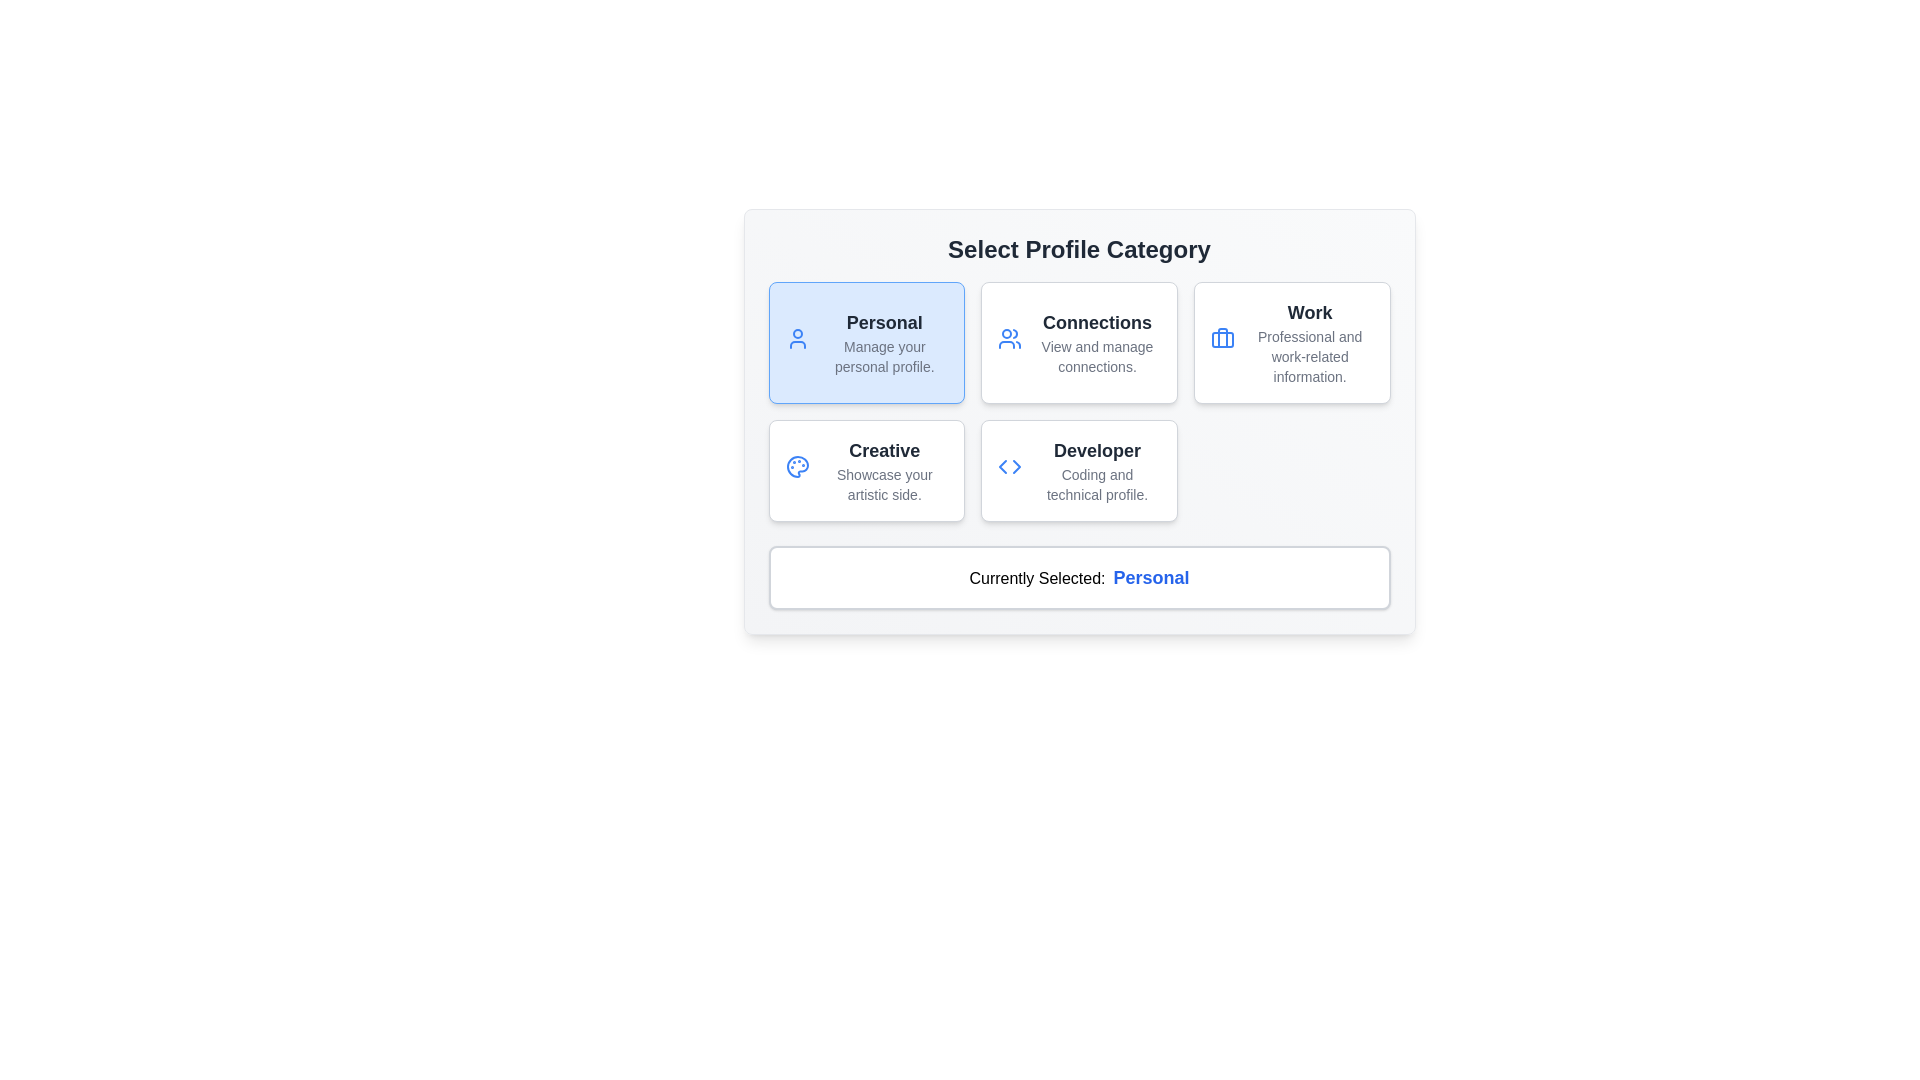 The width and height of the screenshot is (1920, 1080). Describe the element at coordinates (1310, 342) in the screenshot. I see `the text display component that shows 'Work' in bold and 'Professional and work-related information.' in gray` at that location.